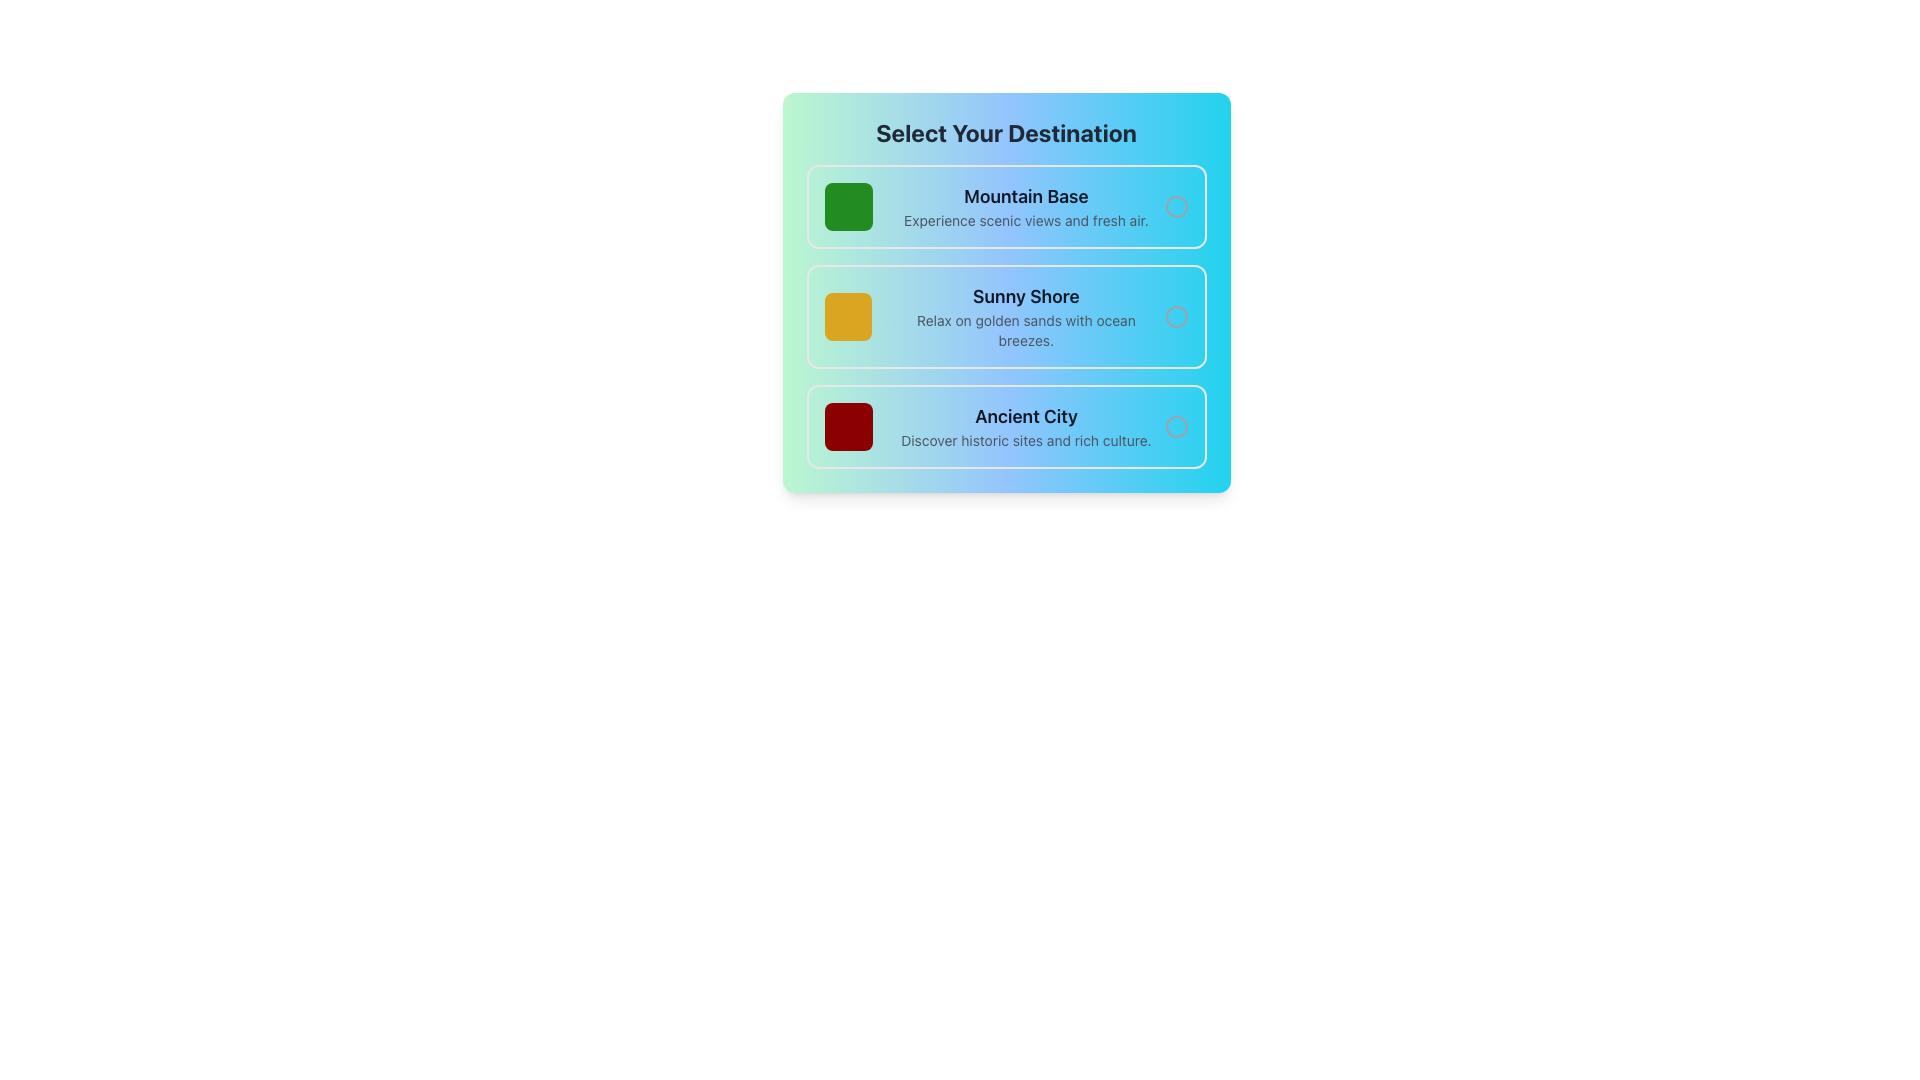 The width and height of the screenshot is (1920, 1080). Describe the element at coordinates (1176, 315) in the screenshot. I see `the radio button associated with the option 'Sunny Shore Relax on golden sands with ocean breezes.'` at that location.